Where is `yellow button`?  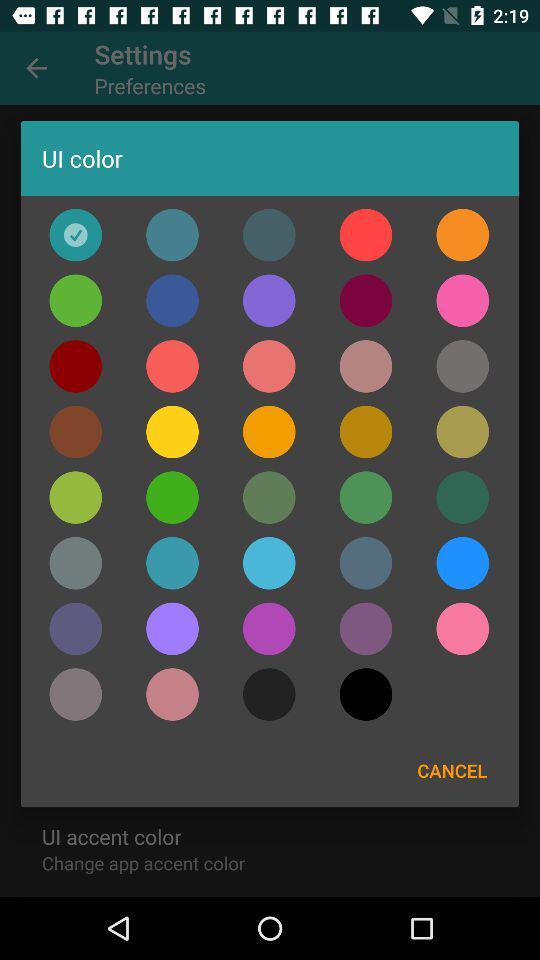
yellow button is located at coordinates (172, 432).